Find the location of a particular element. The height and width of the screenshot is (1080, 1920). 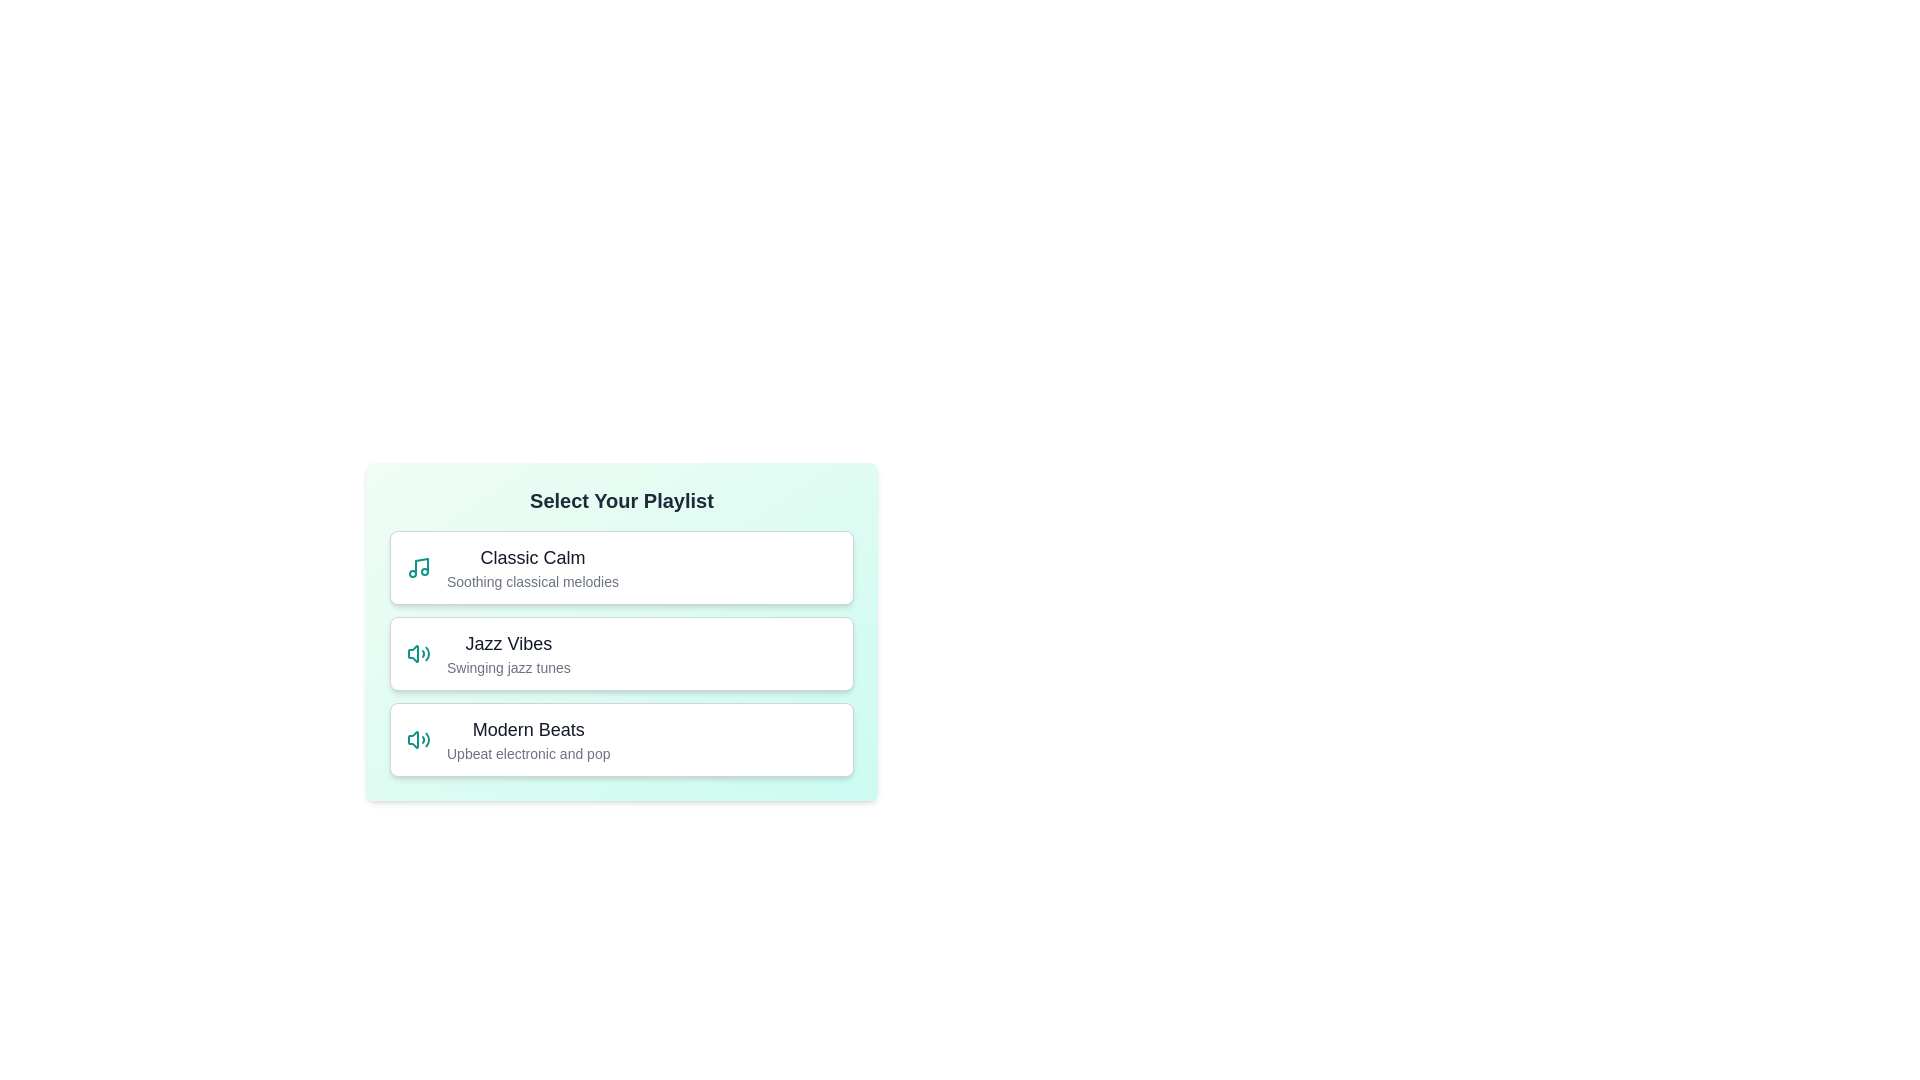

the sound volume icon located in the third playlist item titled 'Modern Beats' is located at coordinates (412, 740).